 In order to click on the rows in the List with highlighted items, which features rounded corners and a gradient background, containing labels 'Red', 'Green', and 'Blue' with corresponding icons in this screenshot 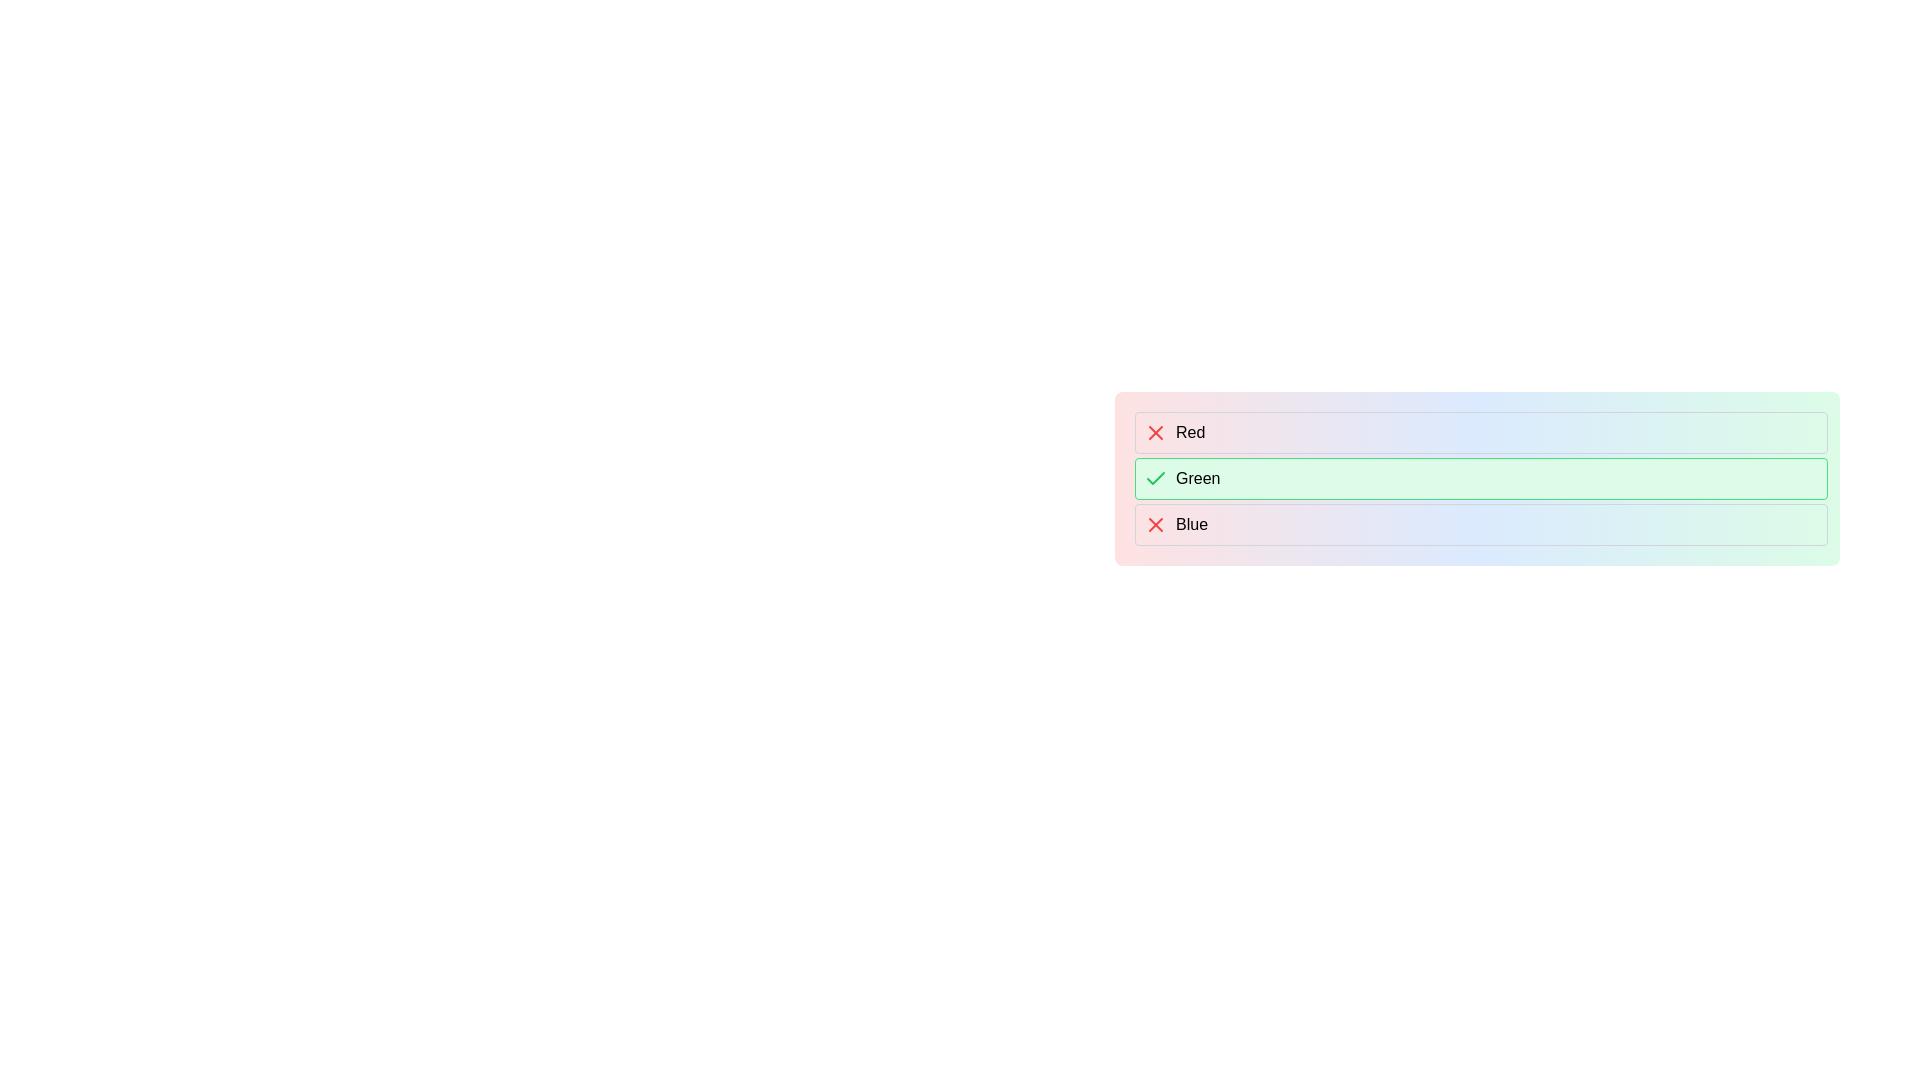, I will do `click(1477, 478)`.